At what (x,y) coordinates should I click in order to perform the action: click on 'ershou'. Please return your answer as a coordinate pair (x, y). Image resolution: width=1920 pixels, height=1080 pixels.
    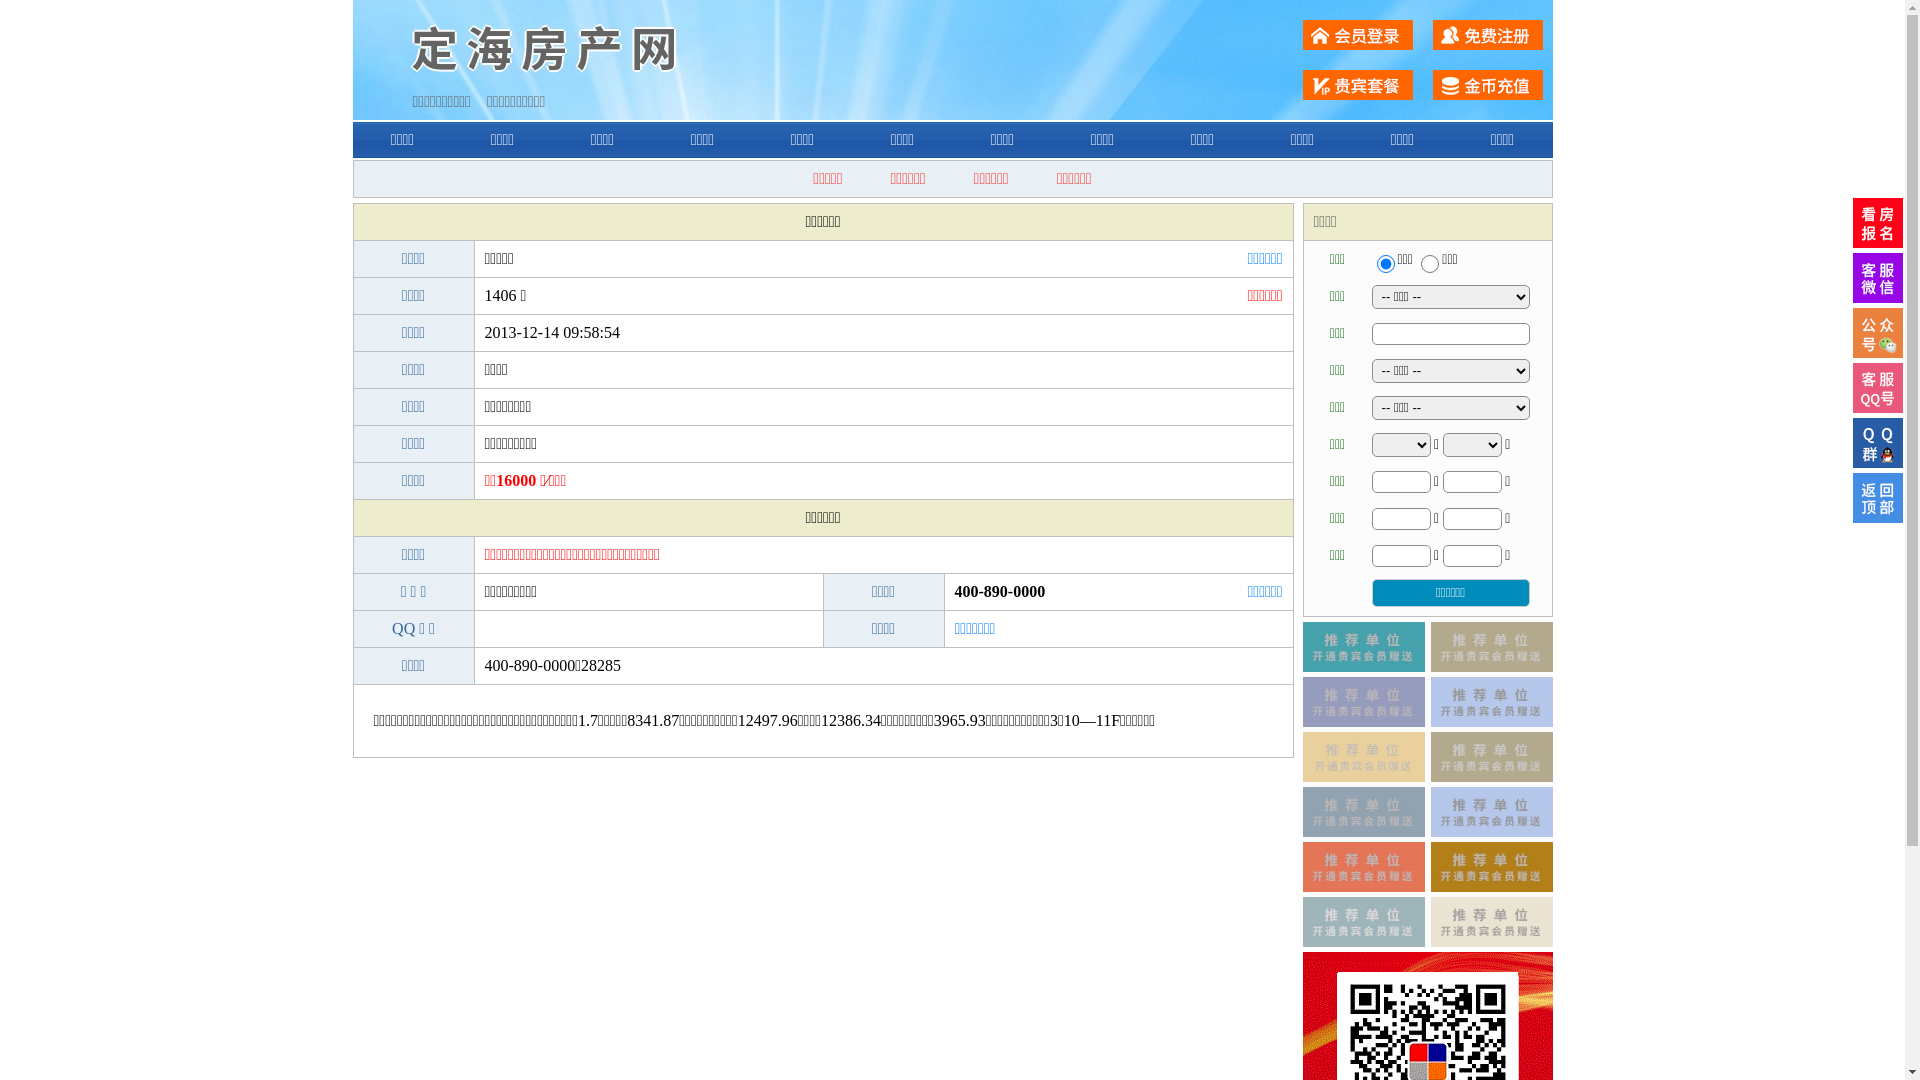
    Looking at the image, I should click on (1384, 262).